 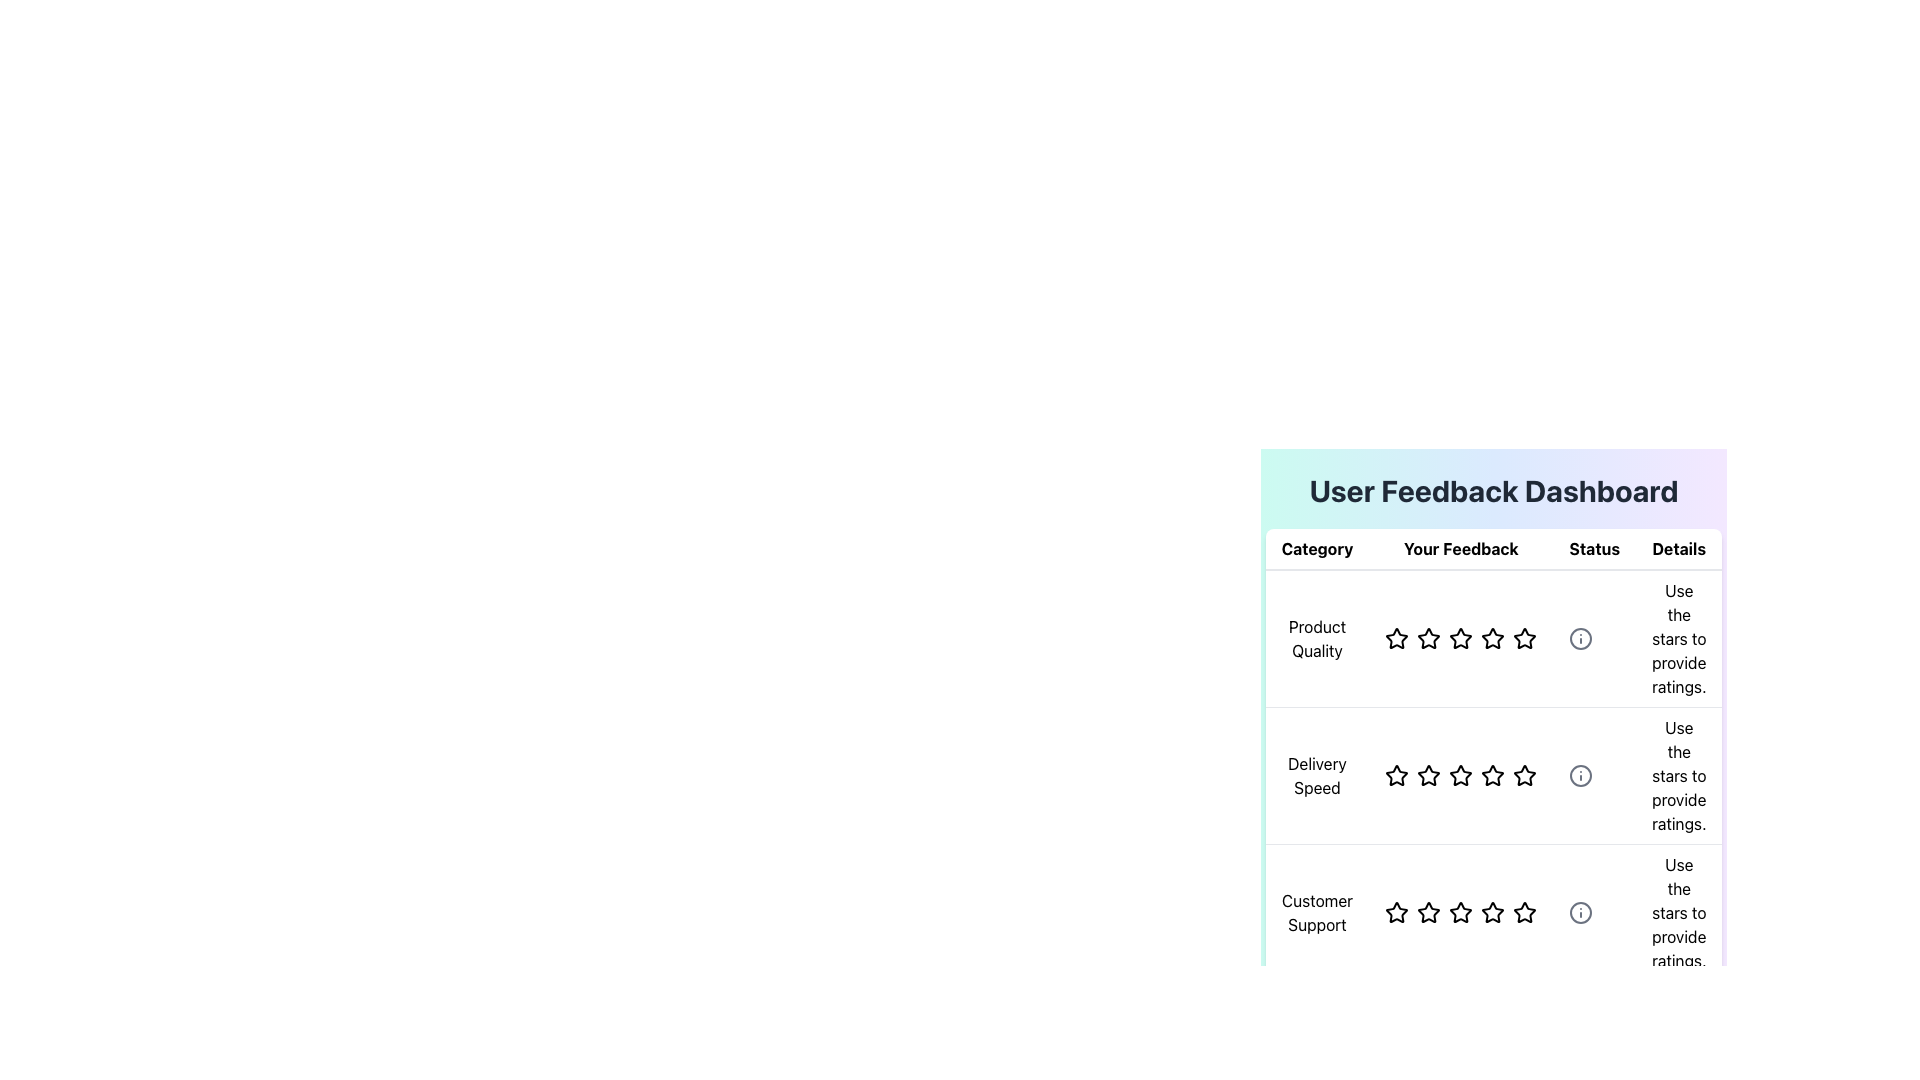 I want to click on the informational icon located in the 'Details' column of the first row in the 'User Feedback Dashboard' table, so click(x=1579, y=639).